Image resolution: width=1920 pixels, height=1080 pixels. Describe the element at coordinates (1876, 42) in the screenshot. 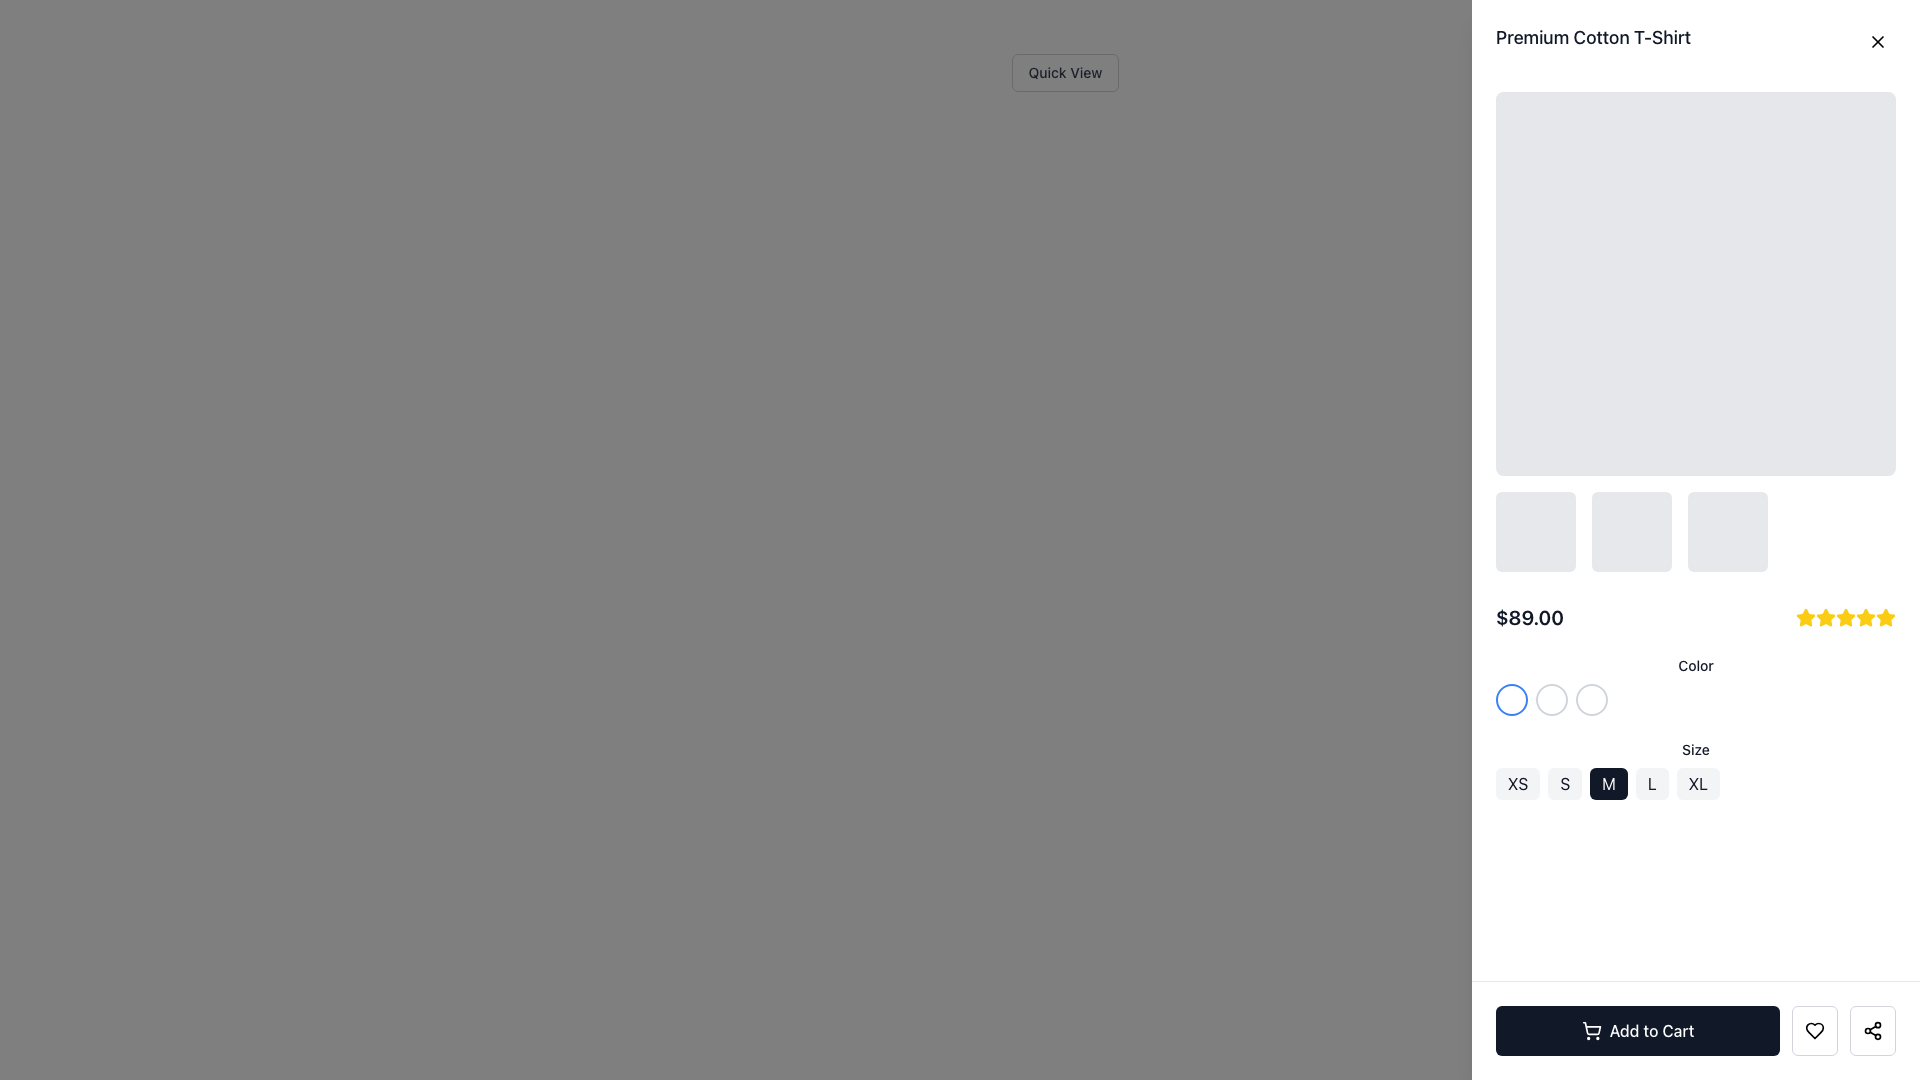

I see `the 'X' shaped icon located at the top-right corner of the product description panel, adjacent to the title 'Premium Cotton T-Shirt'` at that location.